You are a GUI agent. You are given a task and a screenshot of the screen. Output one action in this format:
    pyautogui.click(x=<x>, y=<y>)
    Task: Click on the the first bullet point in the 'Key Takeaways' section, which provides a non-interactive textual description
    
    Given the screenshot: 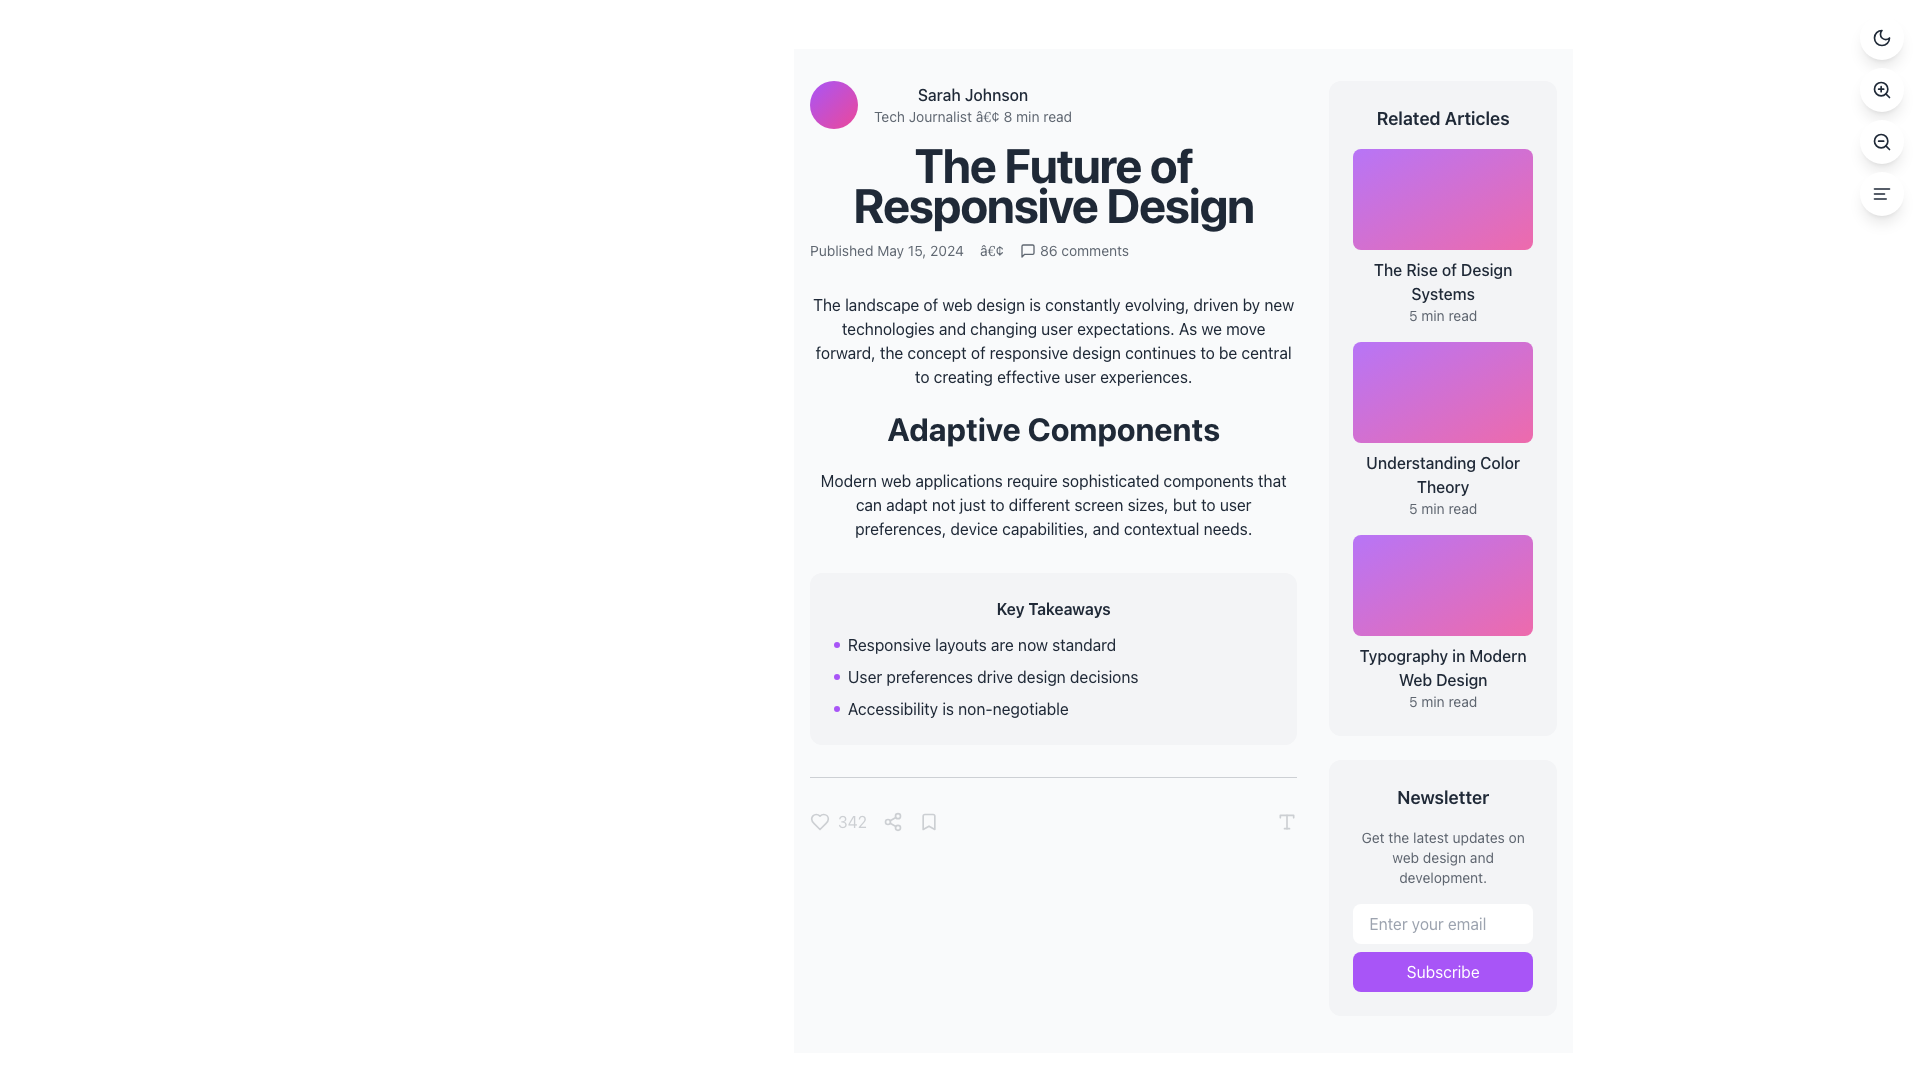 What is the action you would take?
    pyautogui.click(x=982, y=644)
    